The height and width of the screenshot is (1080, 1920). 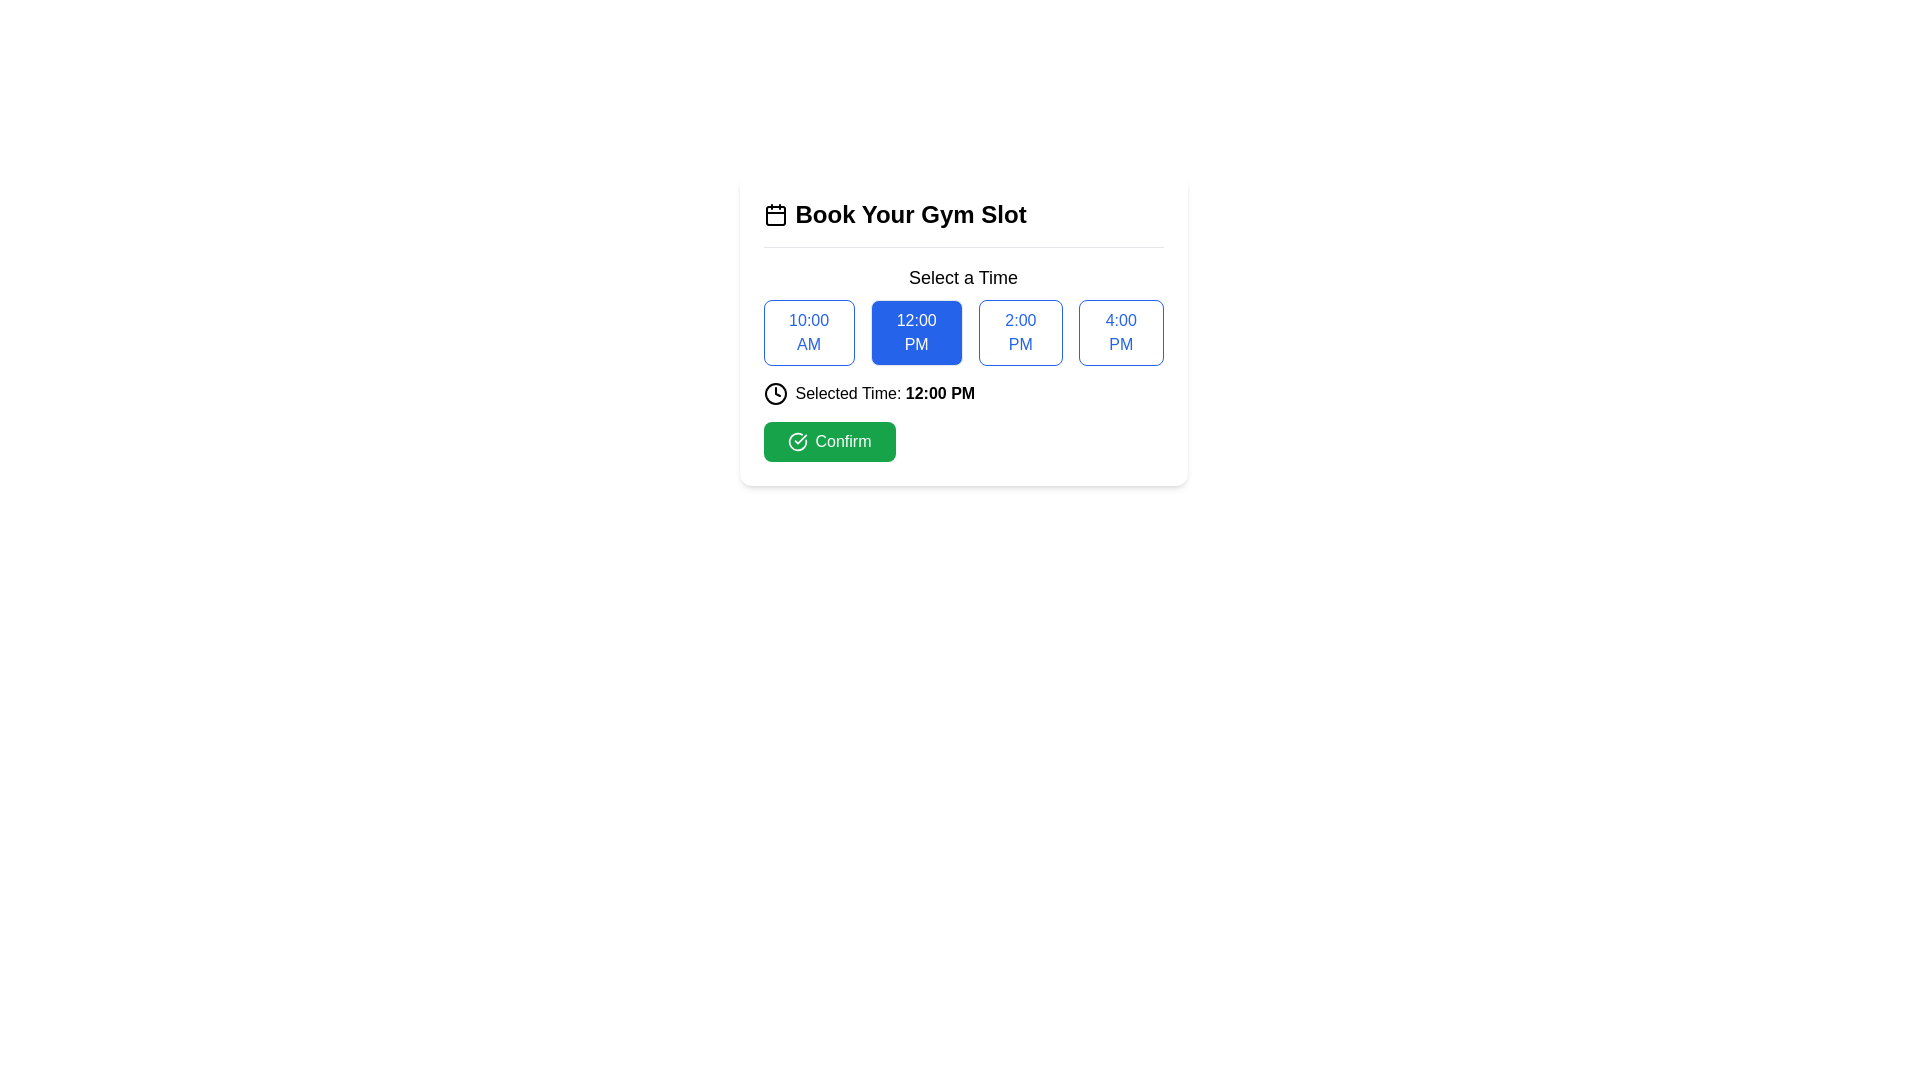 I want to click on the text element that displays the currently selected time slot, located below the selectable time slots, so click(x=939, y=393).